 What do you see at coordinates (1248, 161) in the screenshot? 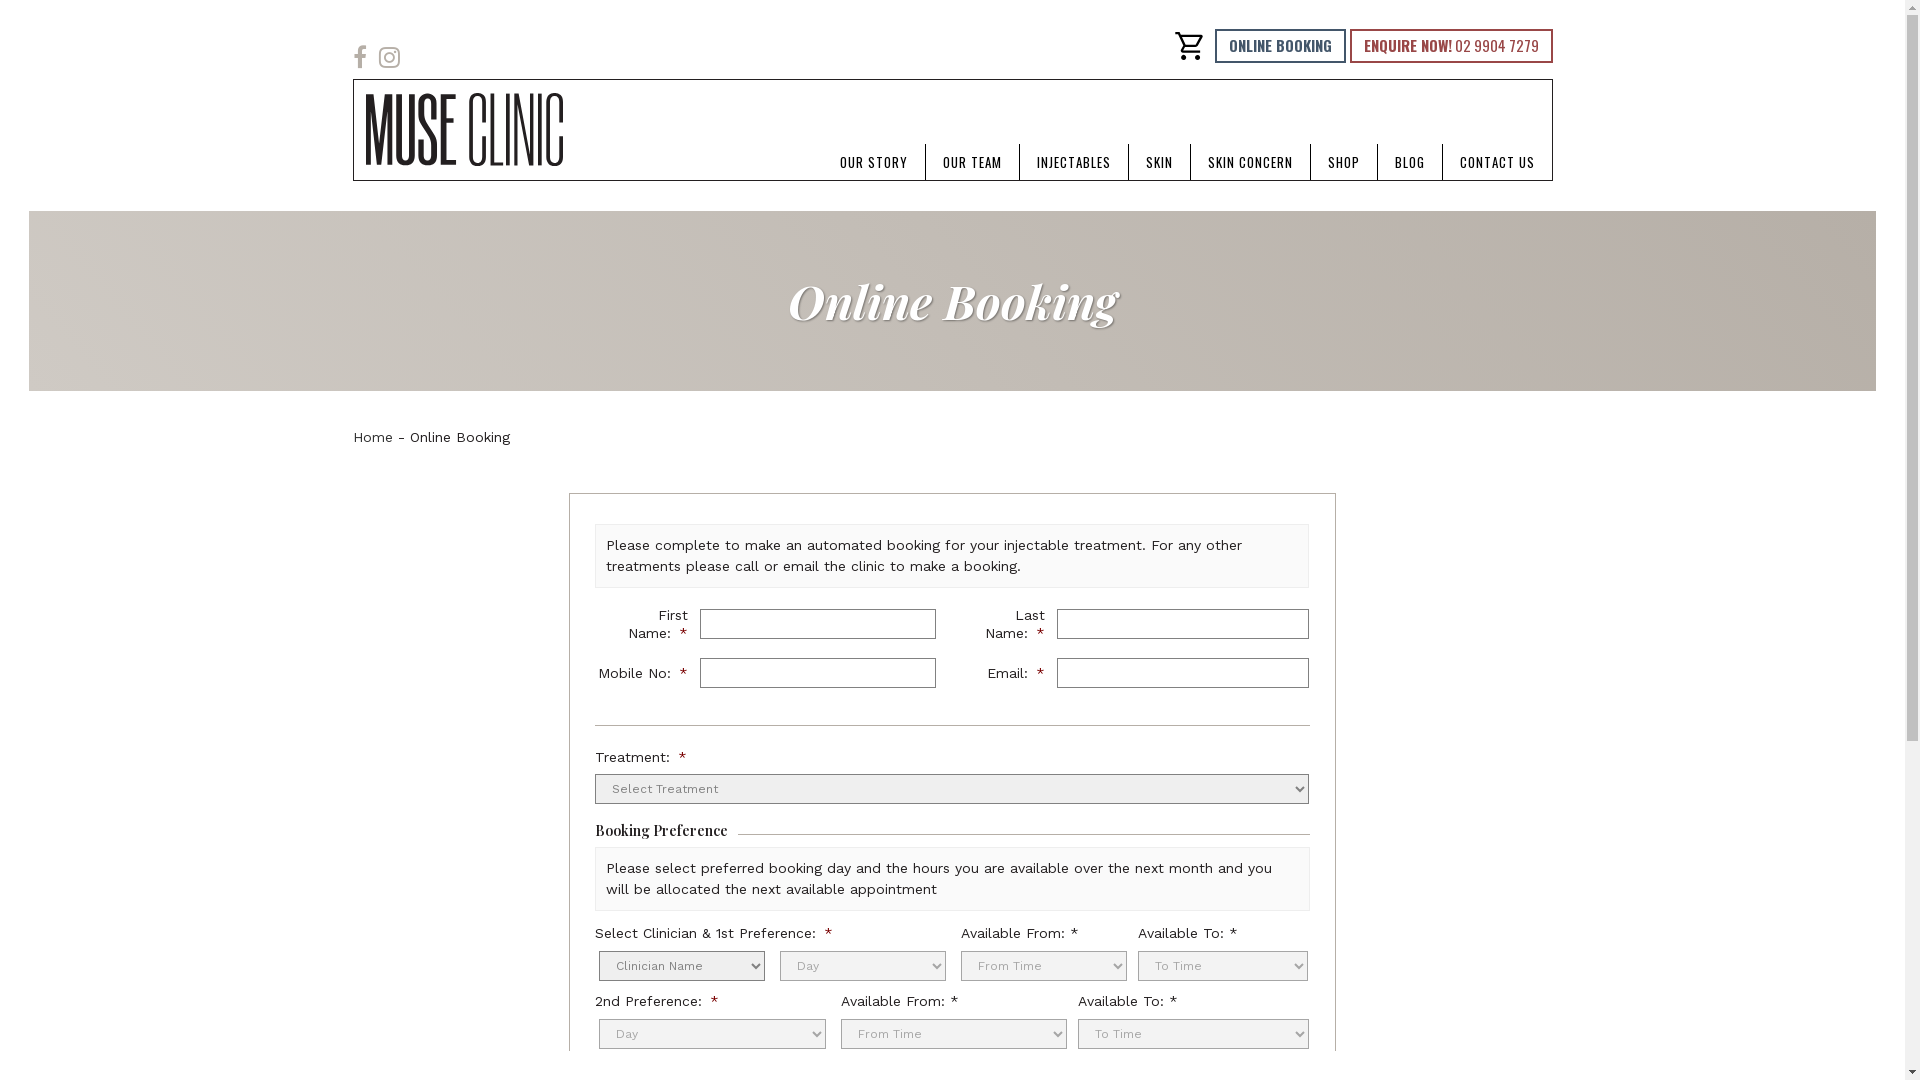
I see `'SKIN CONCERN'` at bounding box center [1248, 161].